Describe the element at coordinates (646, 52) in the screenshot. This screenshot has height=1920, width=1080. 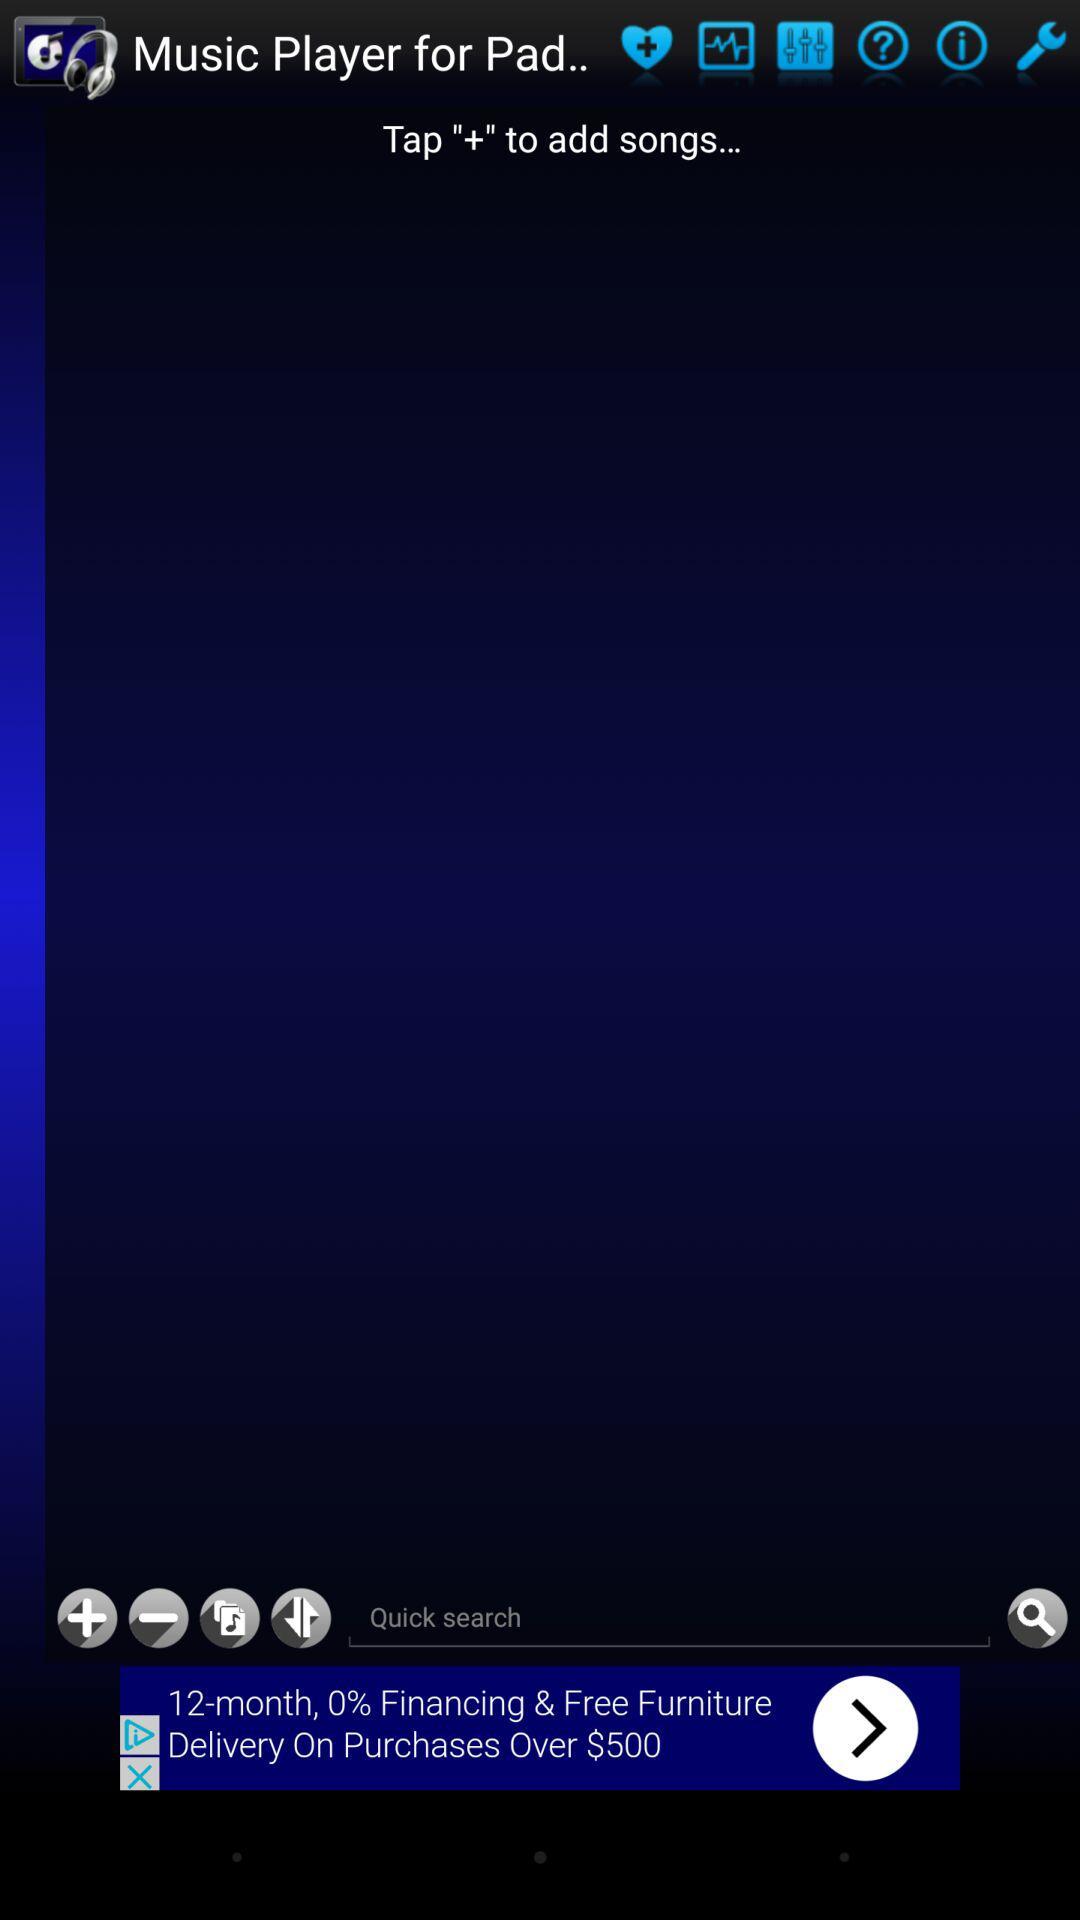
I see `songs` at that location.